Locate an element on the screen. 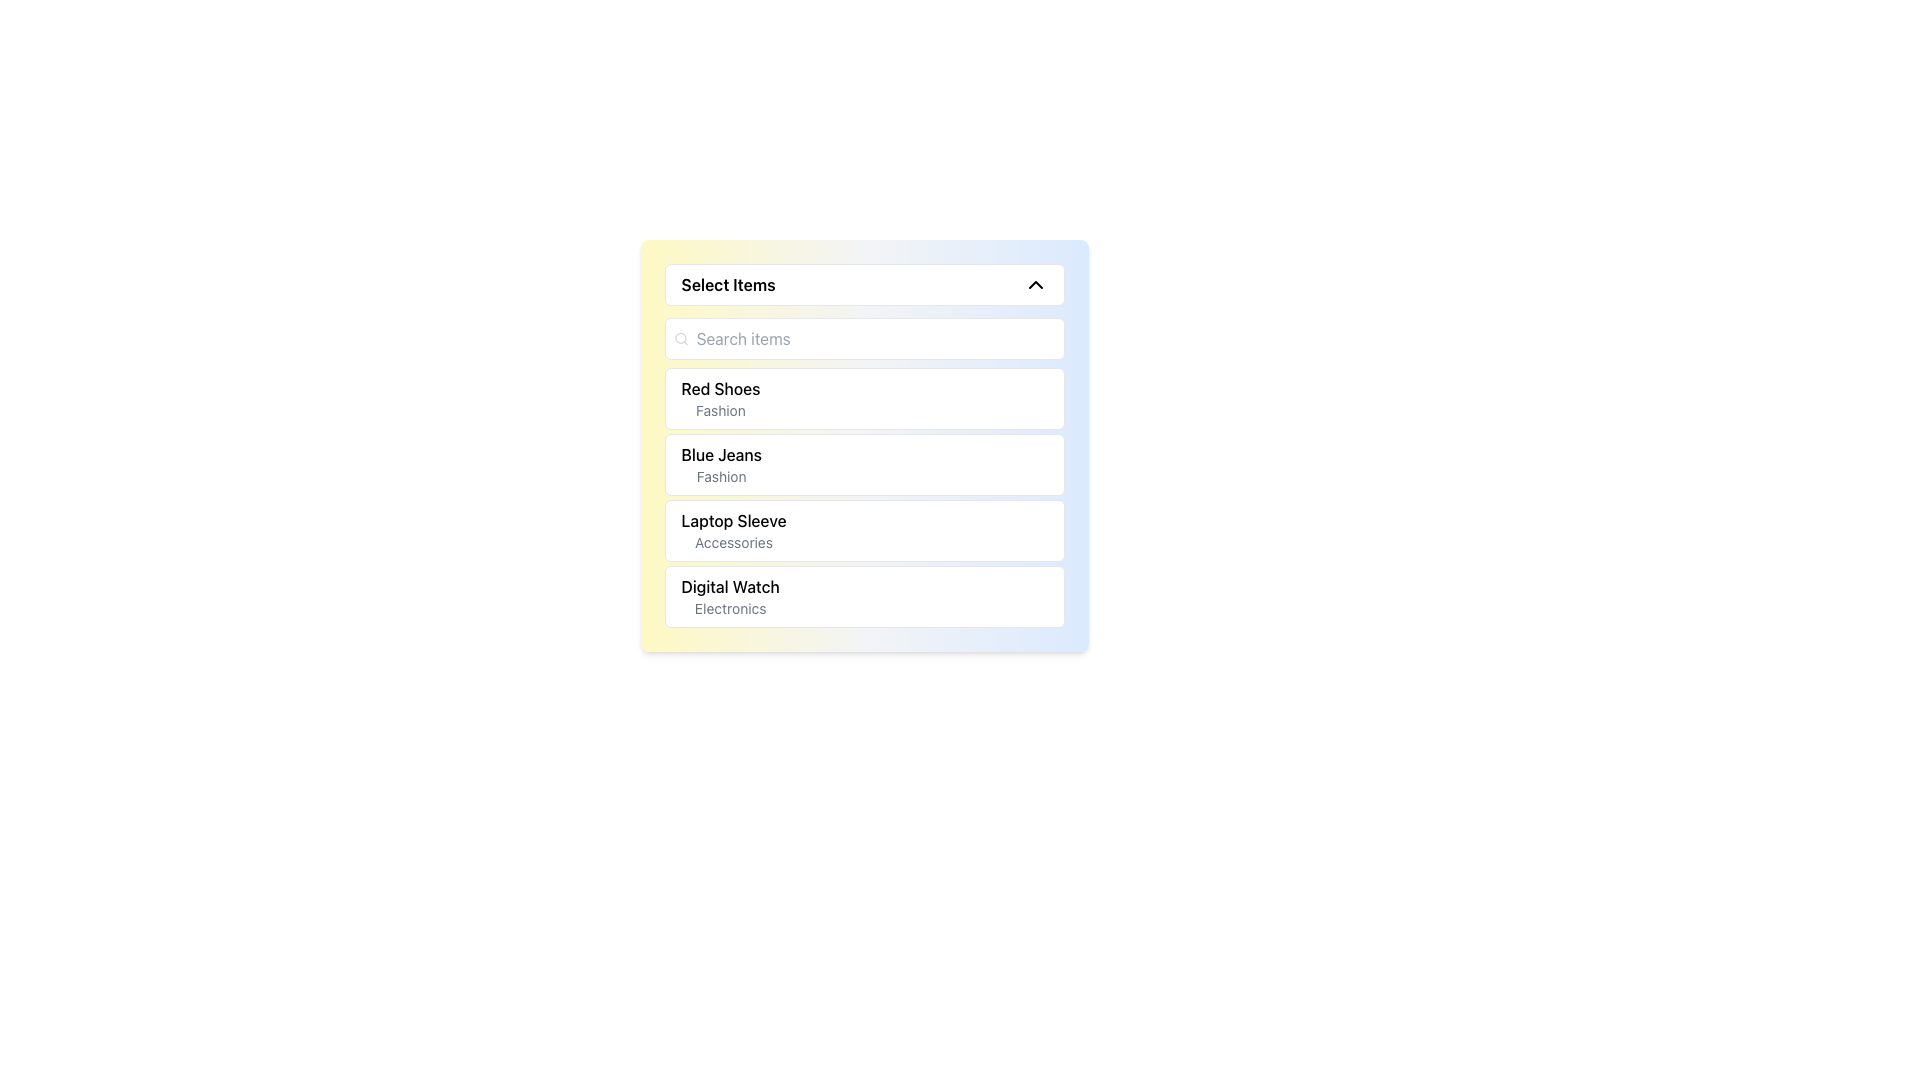 This screenshot has width=1920, height=1080. the list item displaying 'Blue Jeans' with the subtitle 'Fashion' is located at coordinates (864, 465).